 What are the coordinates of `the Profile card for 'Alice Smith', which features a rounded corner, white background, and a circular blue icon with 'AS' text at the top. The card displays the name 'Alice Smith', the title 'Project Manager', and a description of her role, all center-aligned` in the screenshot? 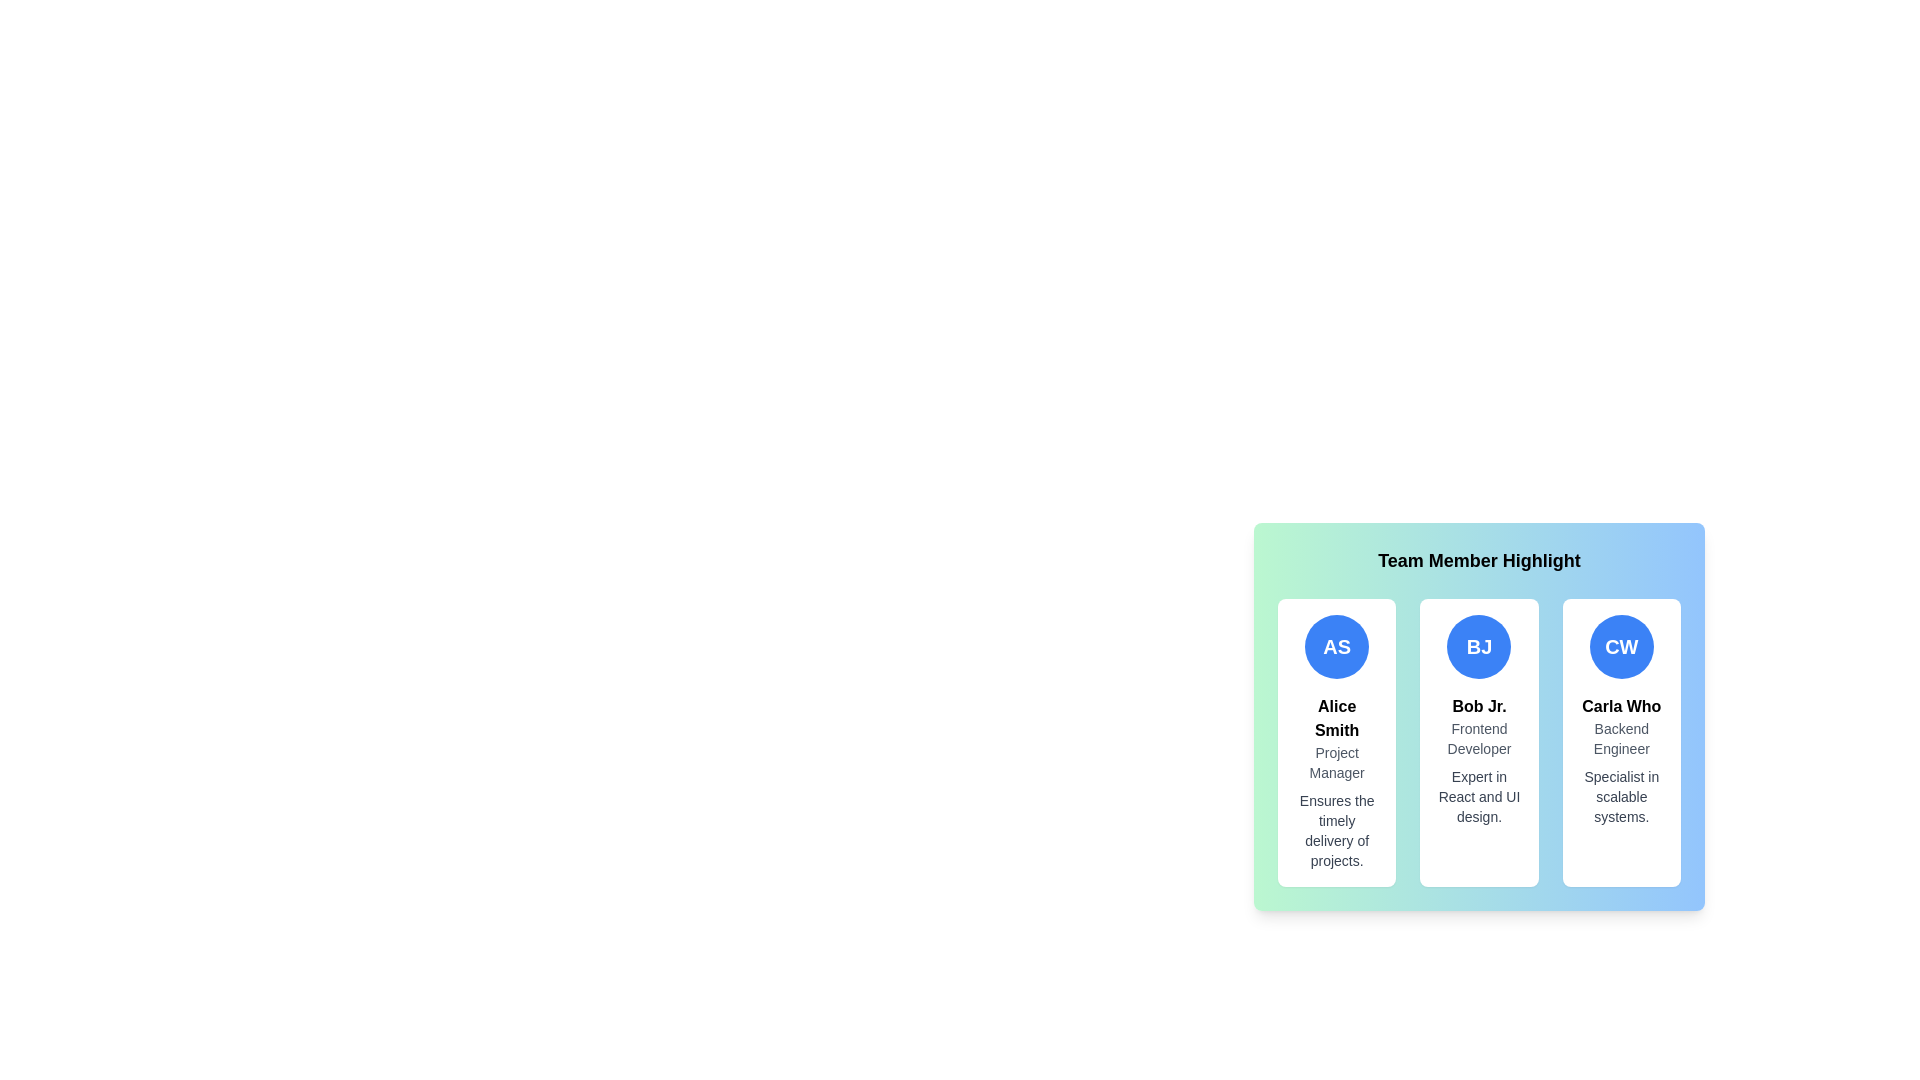 It's located at (1337, 743).